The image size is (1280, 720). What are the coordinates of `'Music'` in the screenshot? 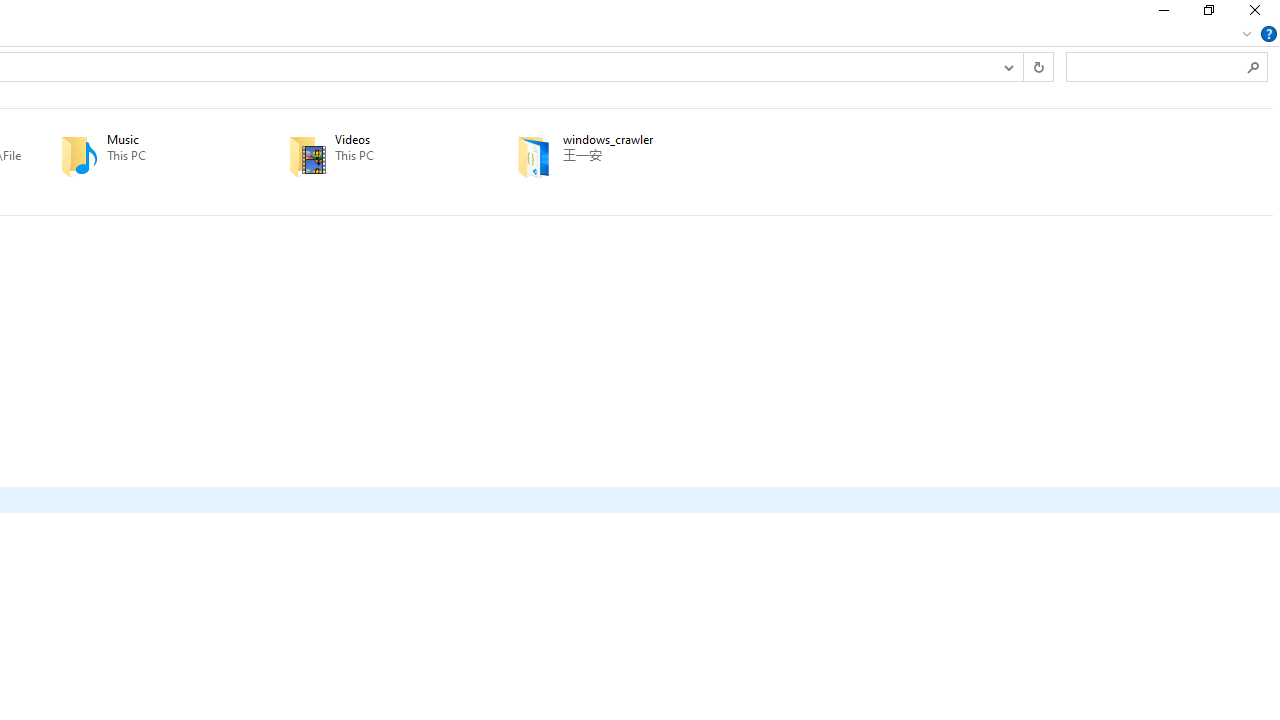 It's located at (145, 155).